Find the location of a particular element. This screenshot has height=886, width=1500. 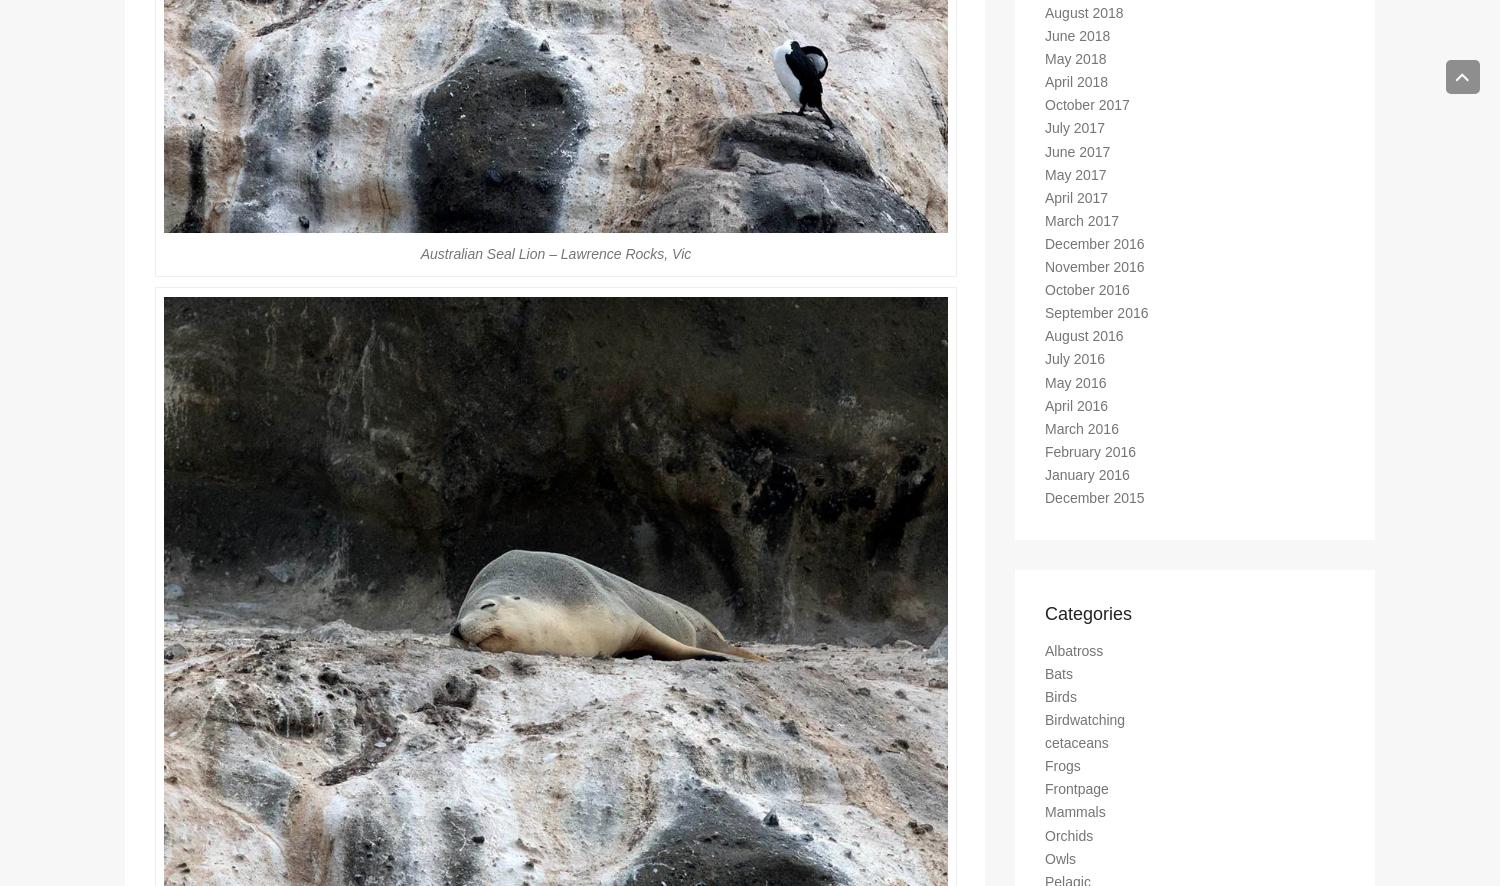

'May 2016' is located at coordinates (1045, 390).